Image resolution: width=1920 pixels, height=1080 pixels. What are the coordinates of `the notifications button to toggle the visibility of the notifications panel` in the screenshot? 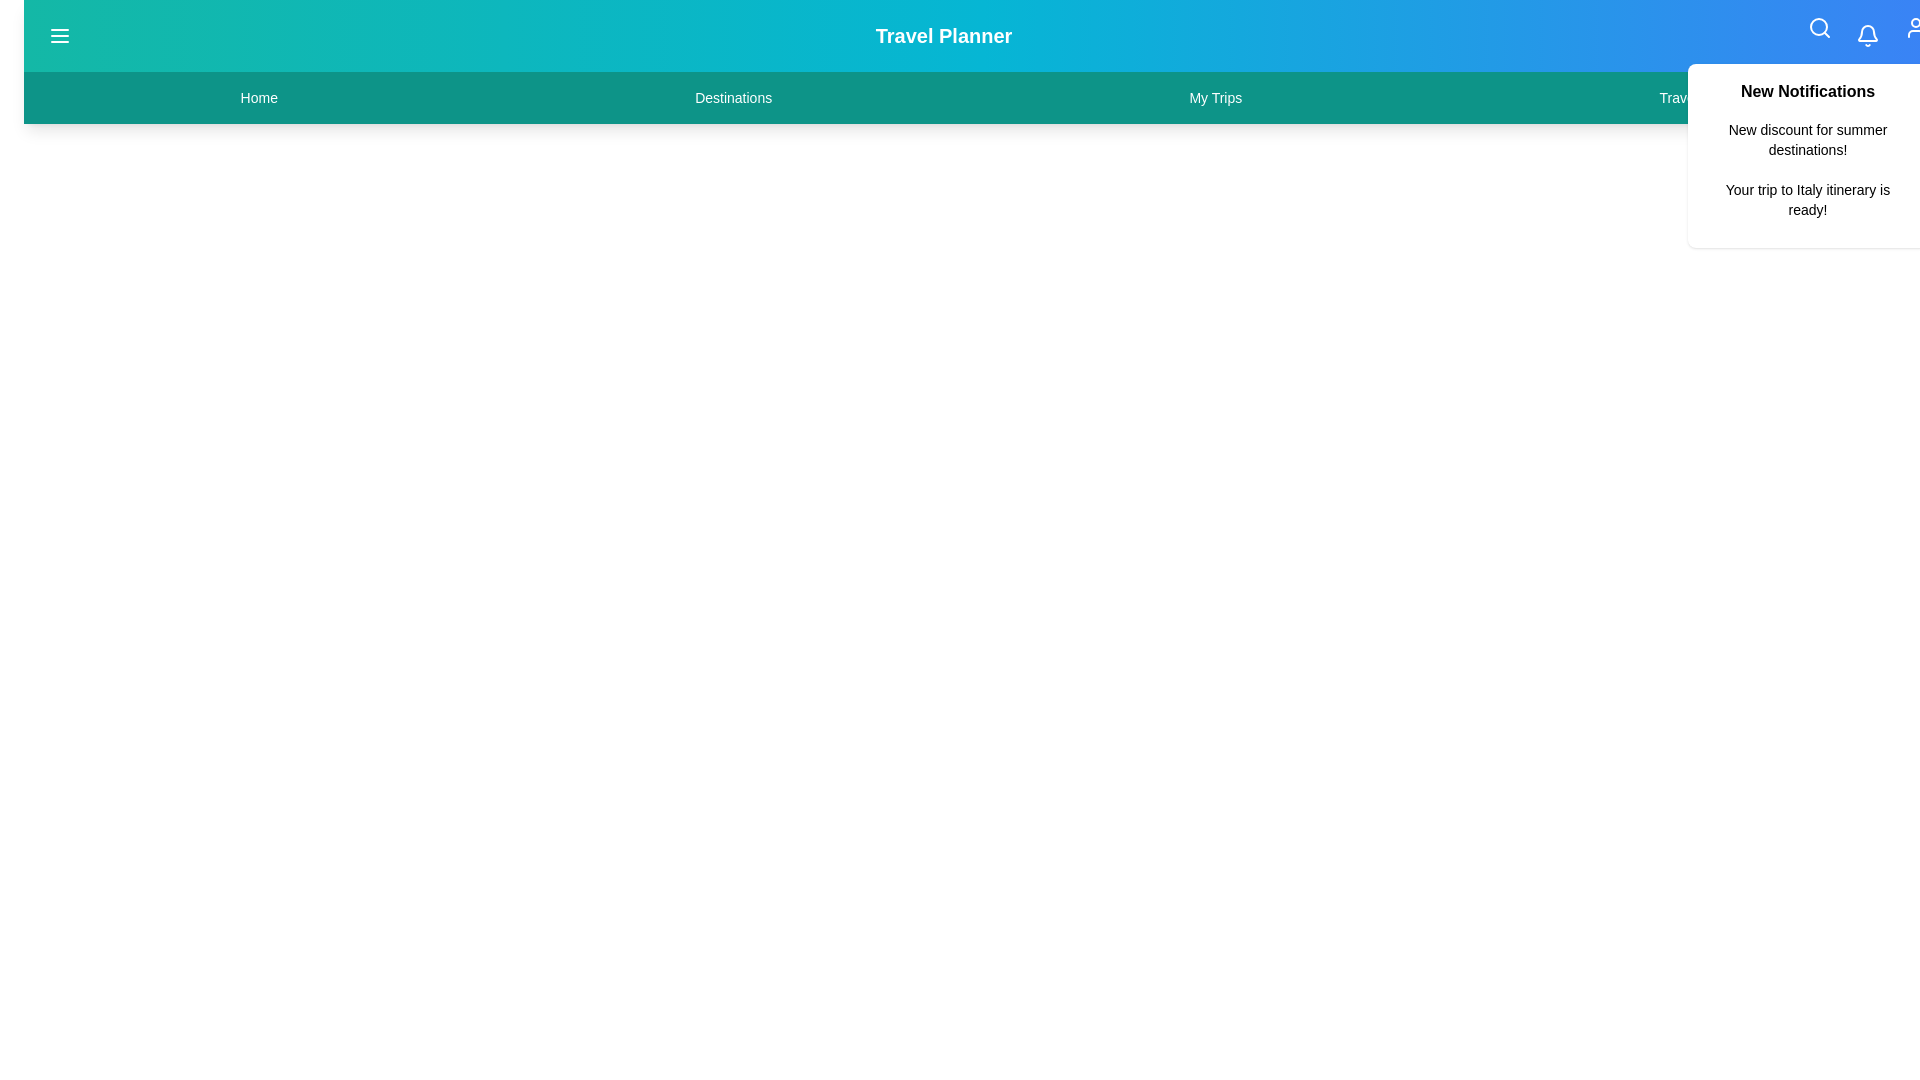 It's located at (1866, 35).